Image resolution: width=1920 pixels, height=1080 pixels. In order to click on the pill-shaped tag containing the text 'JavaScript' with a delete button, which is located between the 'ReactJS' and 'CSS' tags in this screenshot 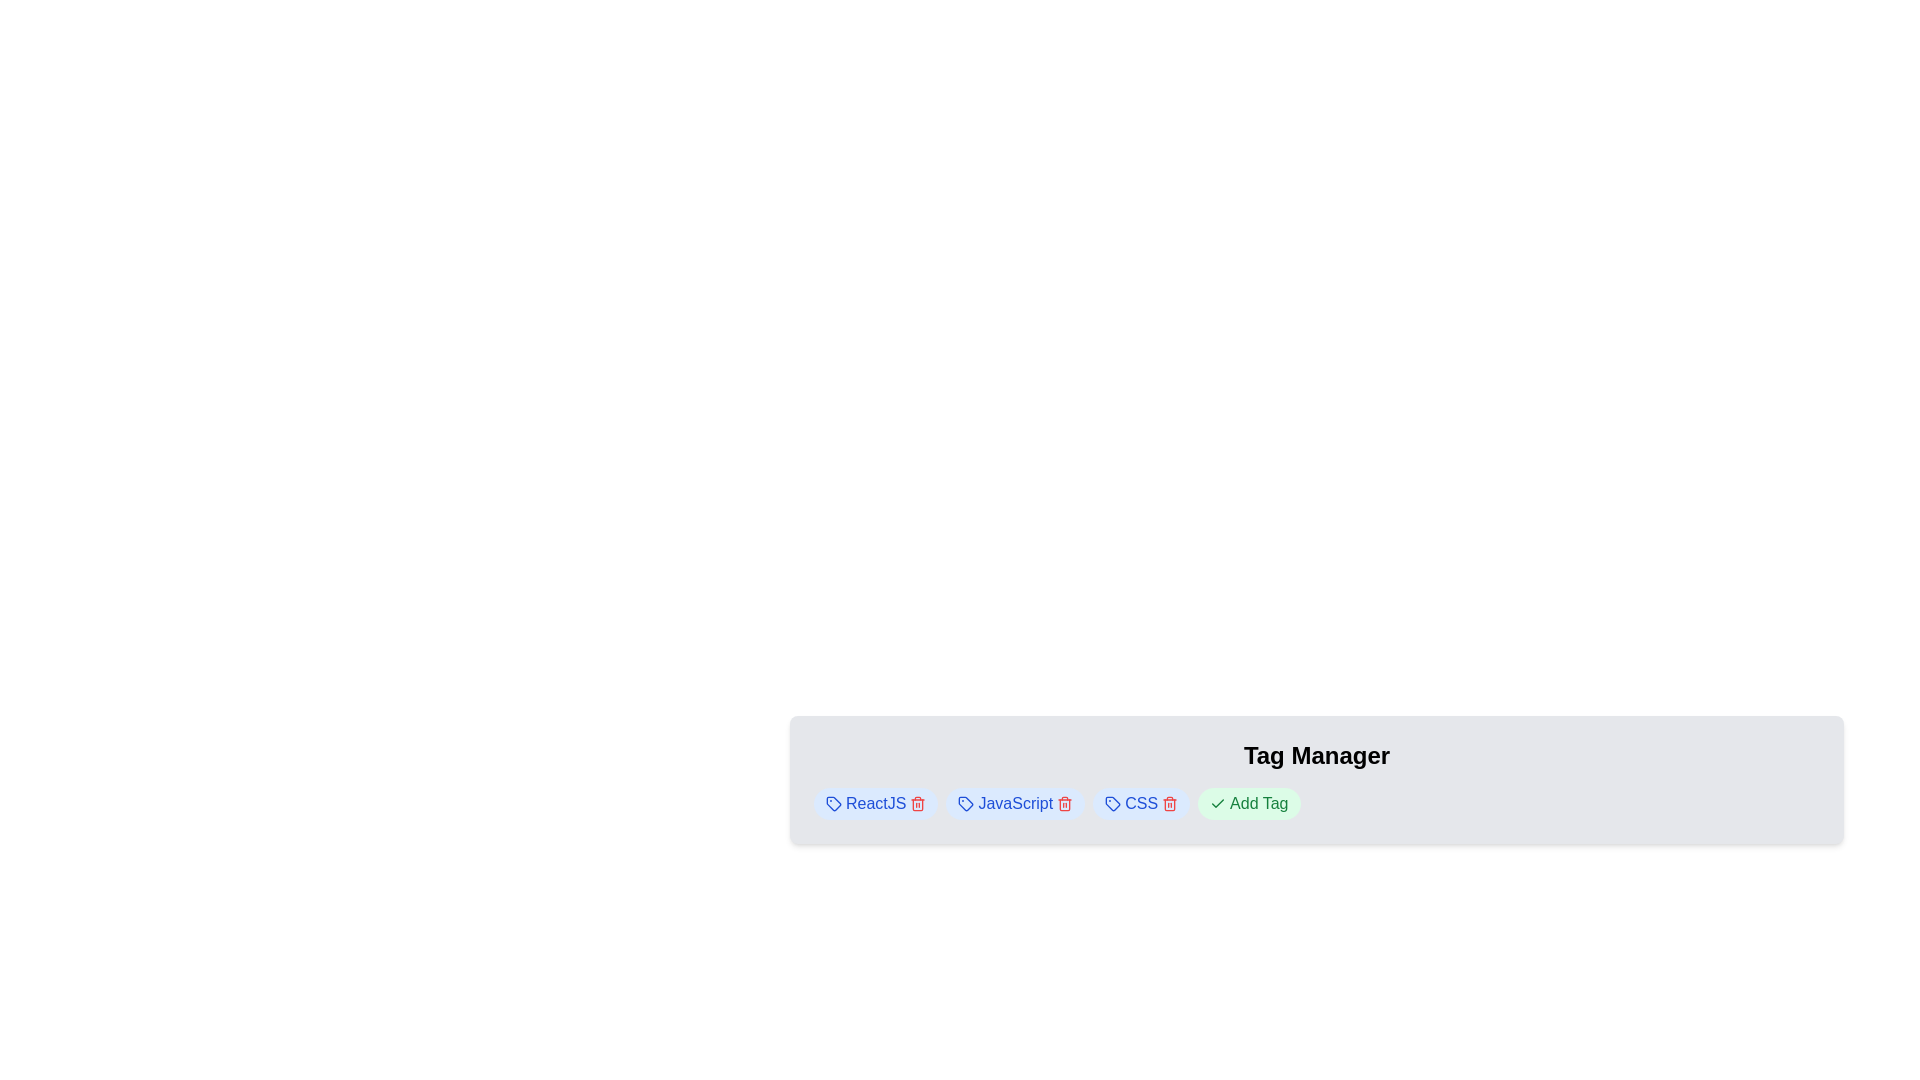, I will do `click(1015, 802)`.